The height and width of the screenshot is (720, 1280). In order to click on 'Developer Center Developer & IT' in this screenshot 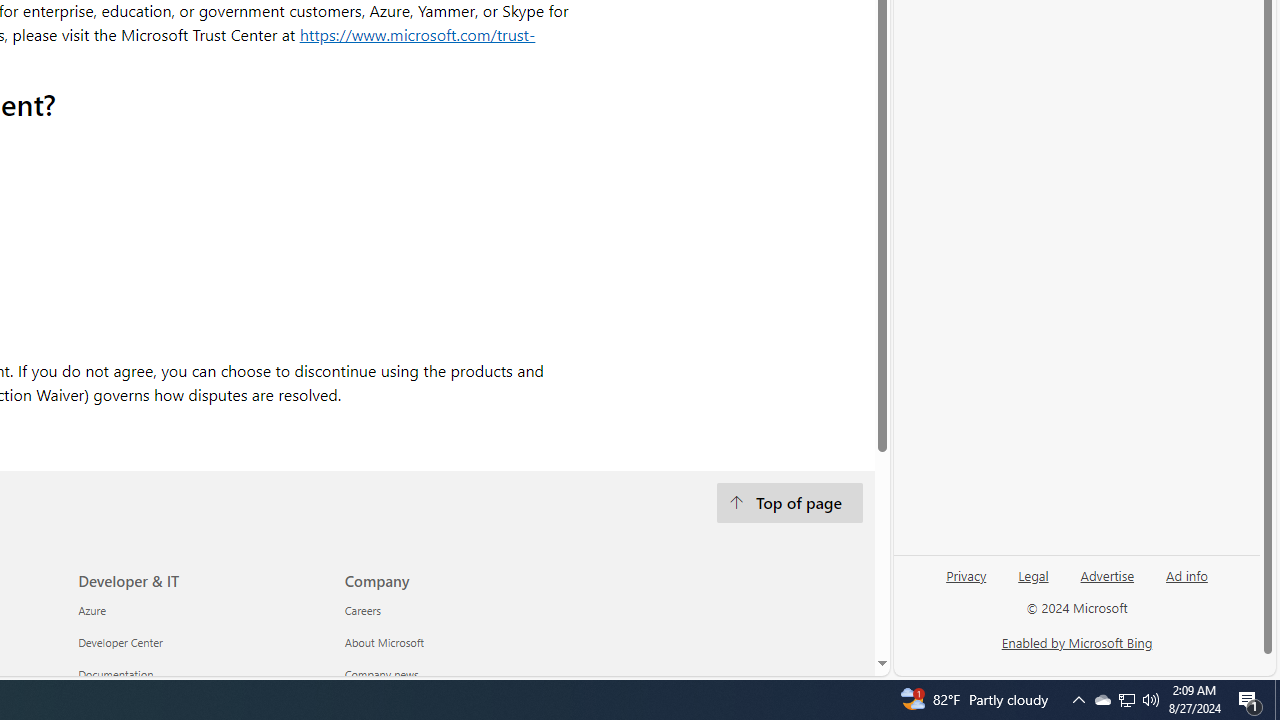, I will do `click(119, 642)`.